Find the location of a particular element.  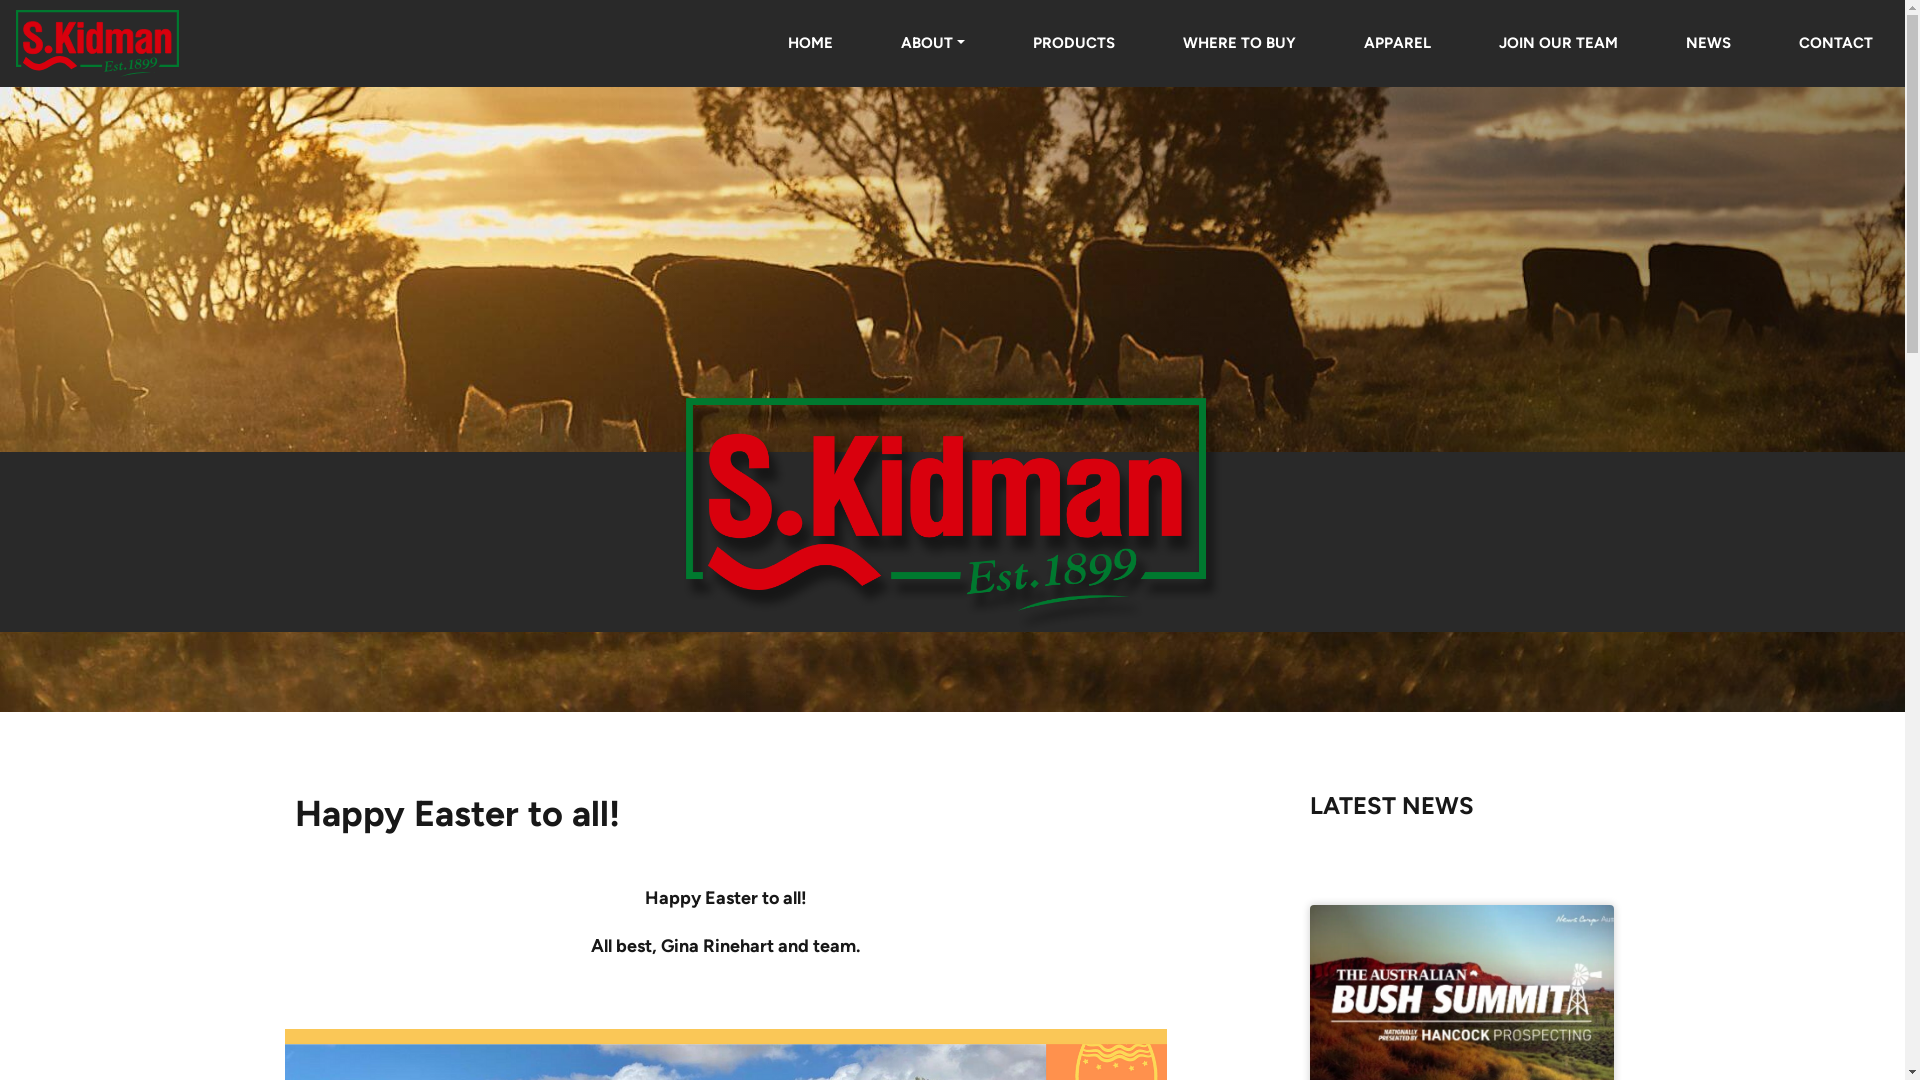

'NEWS' is located at coordinates (1707, 42).